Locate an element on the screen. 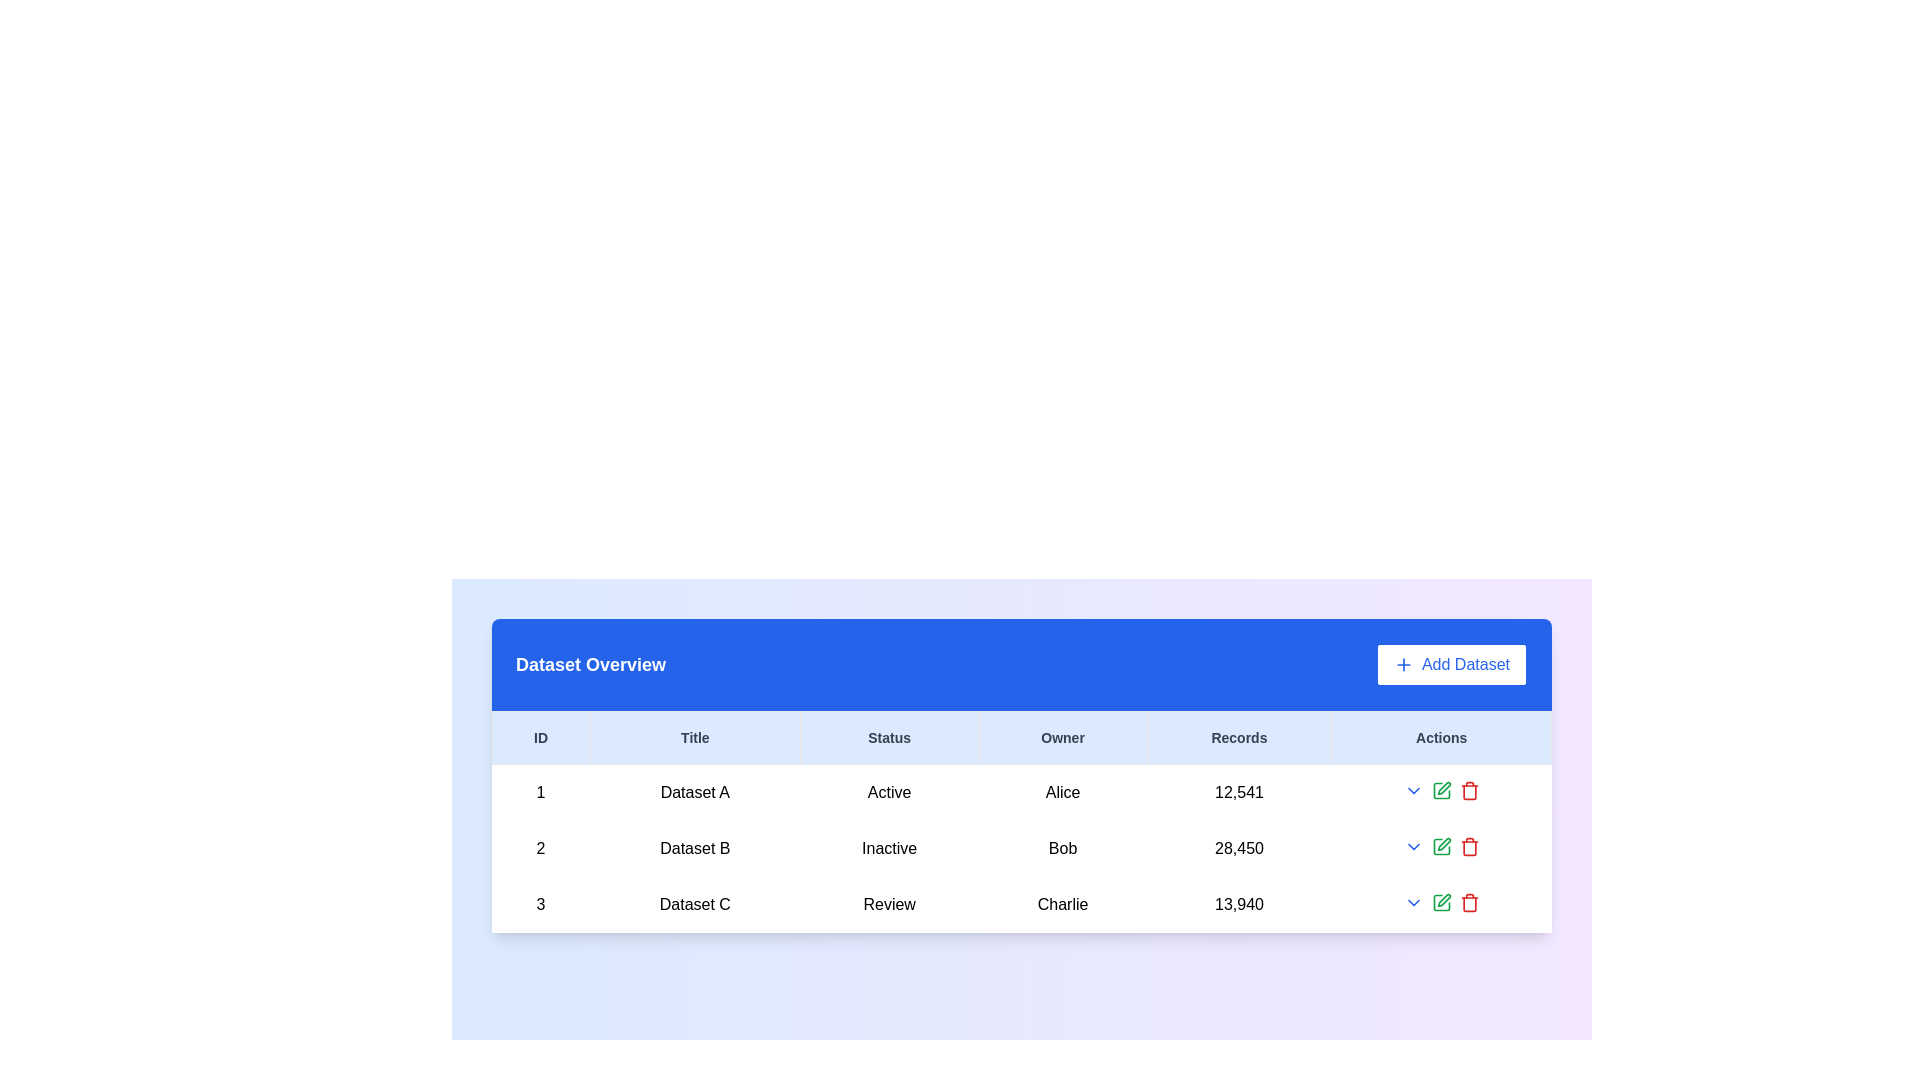 This screenshot has height=1080, width=1920. the delete button located under the 'Actions' column in the data table for 'Dataset C', positioned after the green edit icon and dropdown arrow is located at coordinates (1469, 789).